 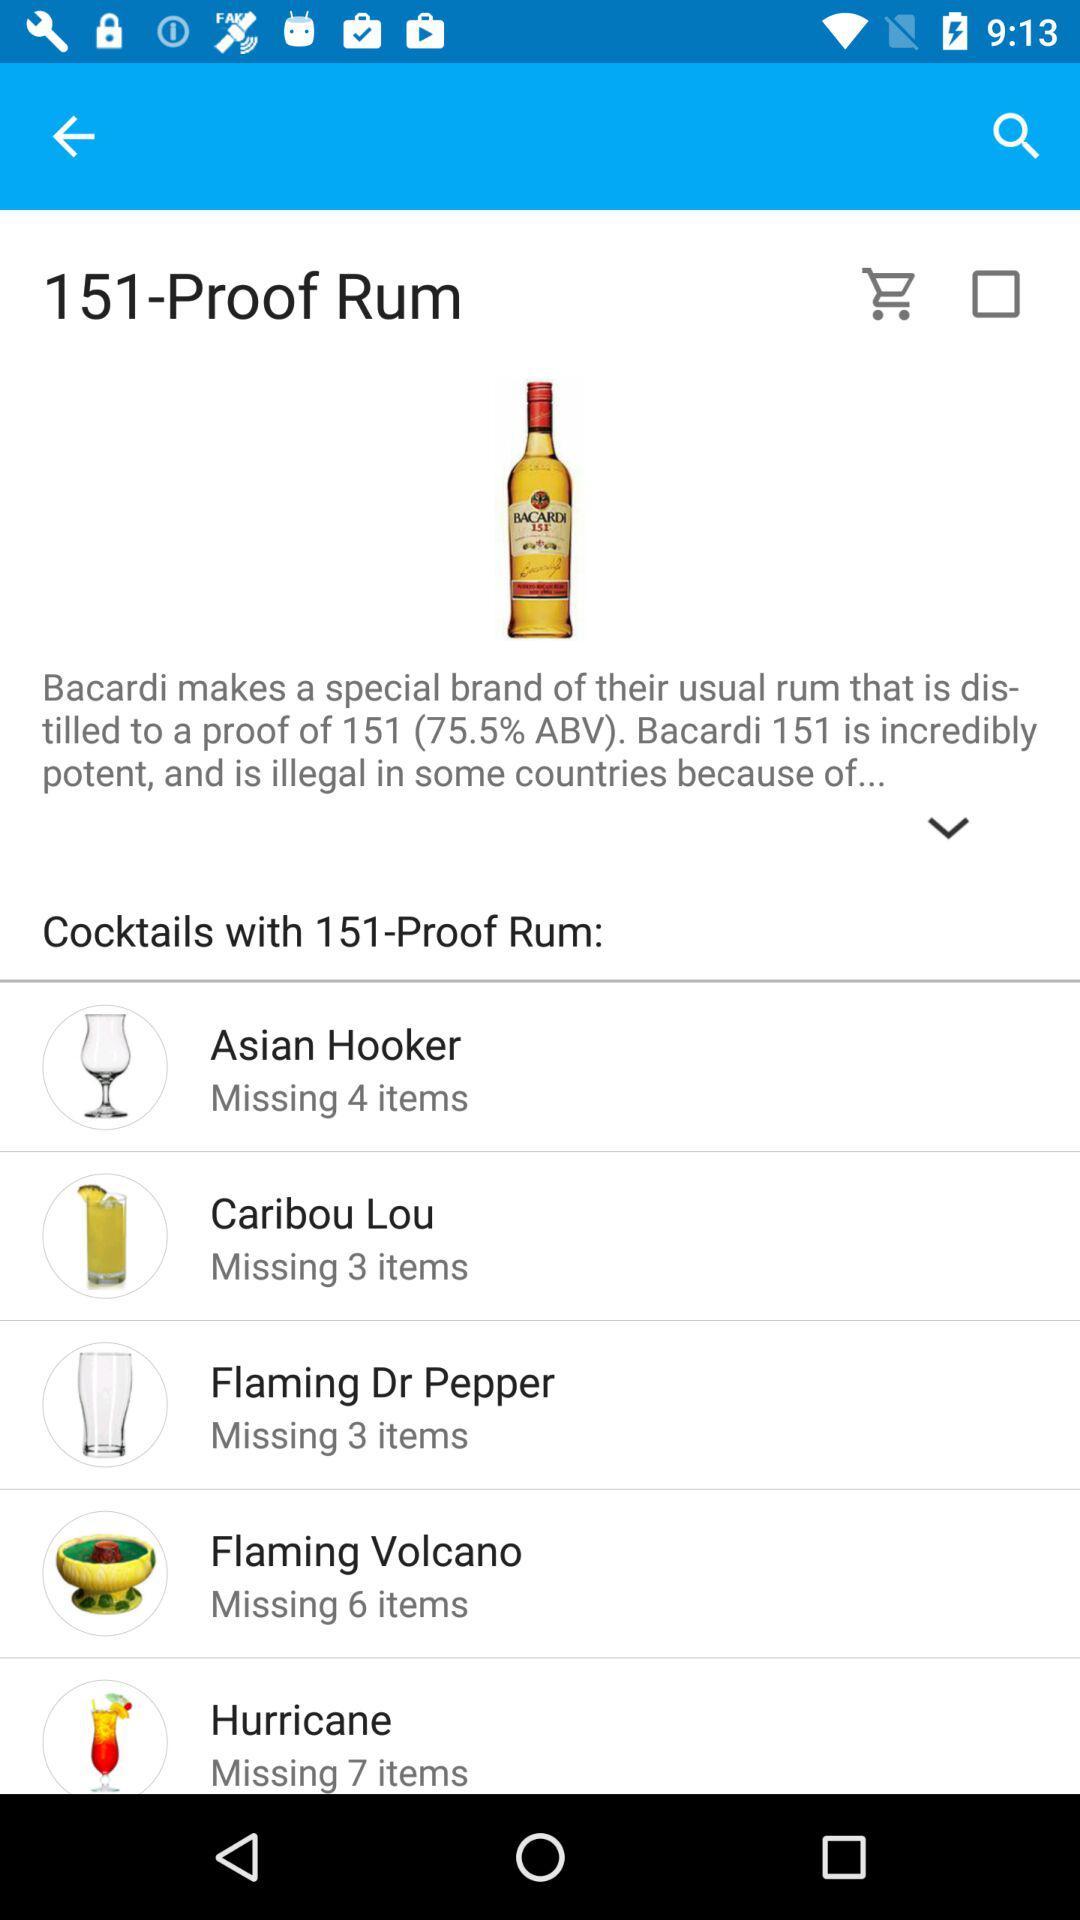 What do you see at coordinates (72, 135) in the screenshot?
I see `the item above 151-proof rum` at bounding box center [72, 135].